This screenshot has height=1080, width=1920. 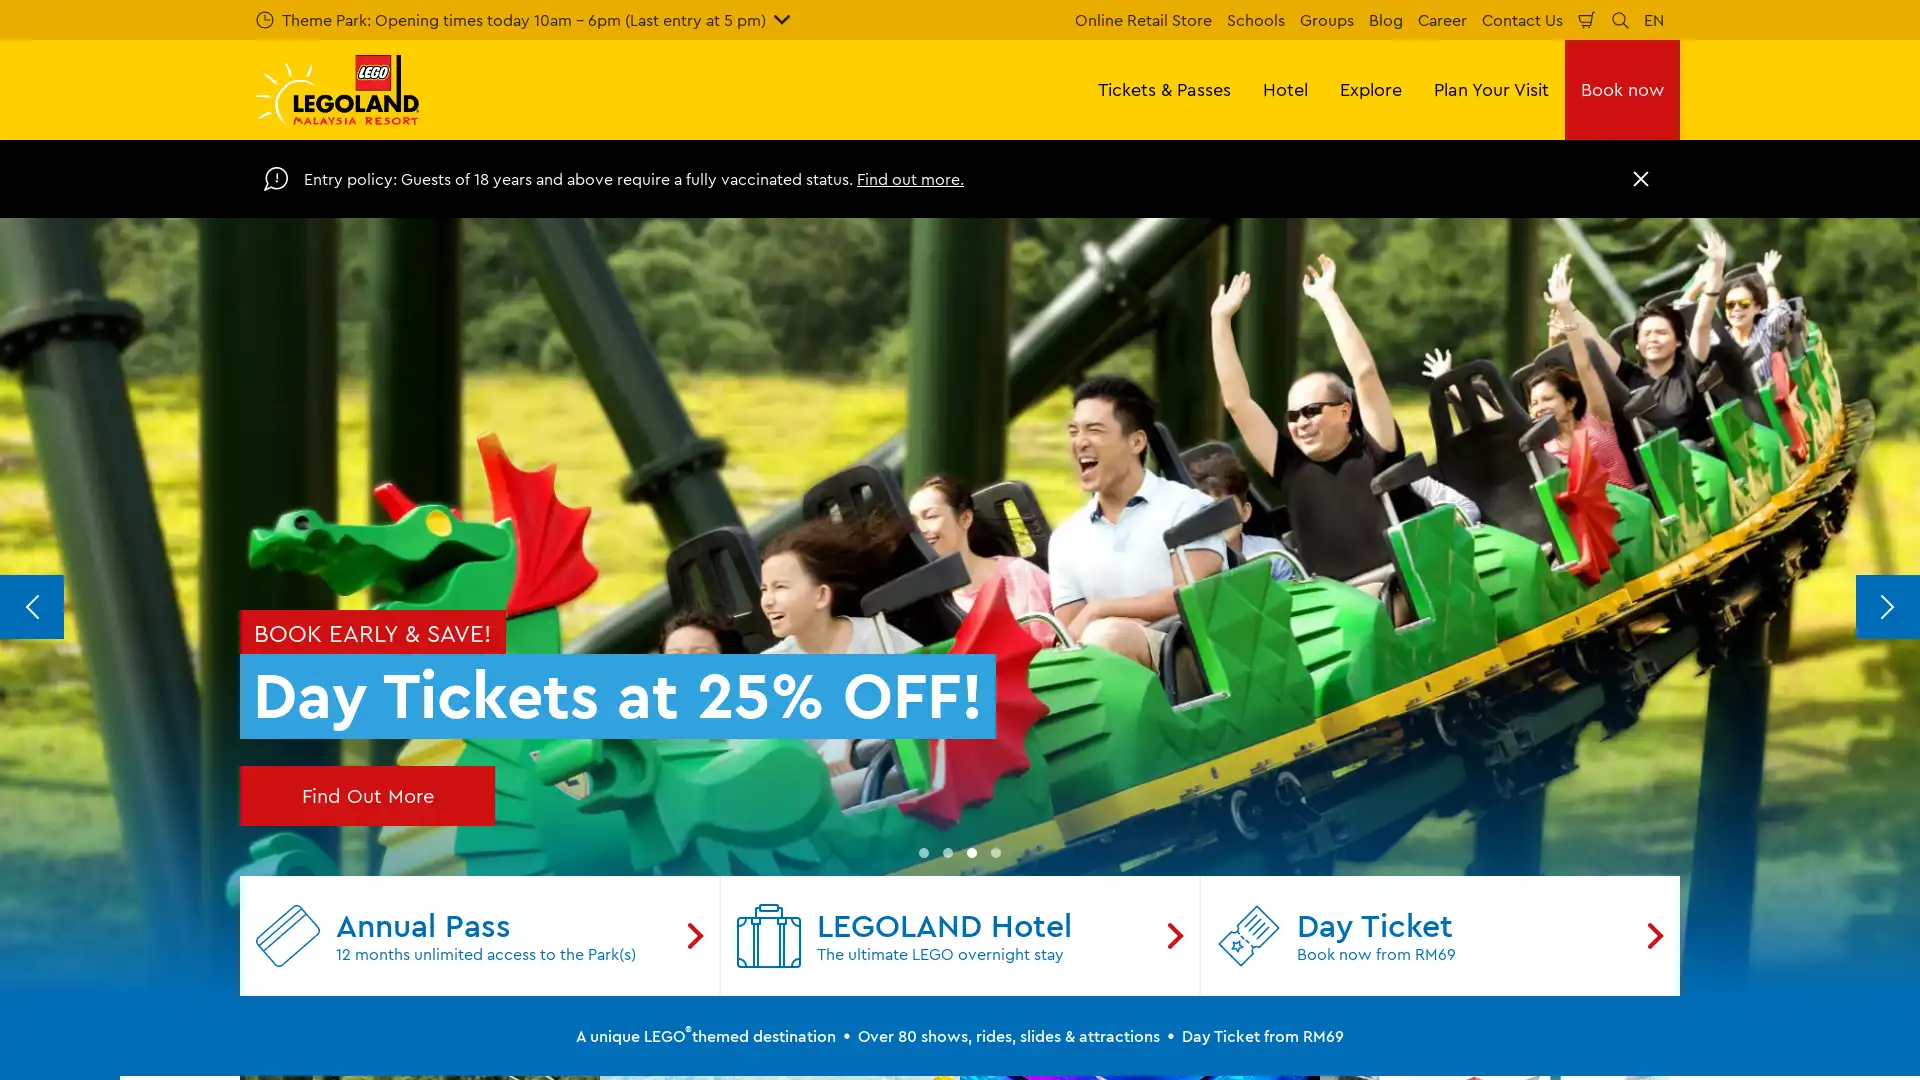 I want to click on Hotel, so click(x=1285, y=88).